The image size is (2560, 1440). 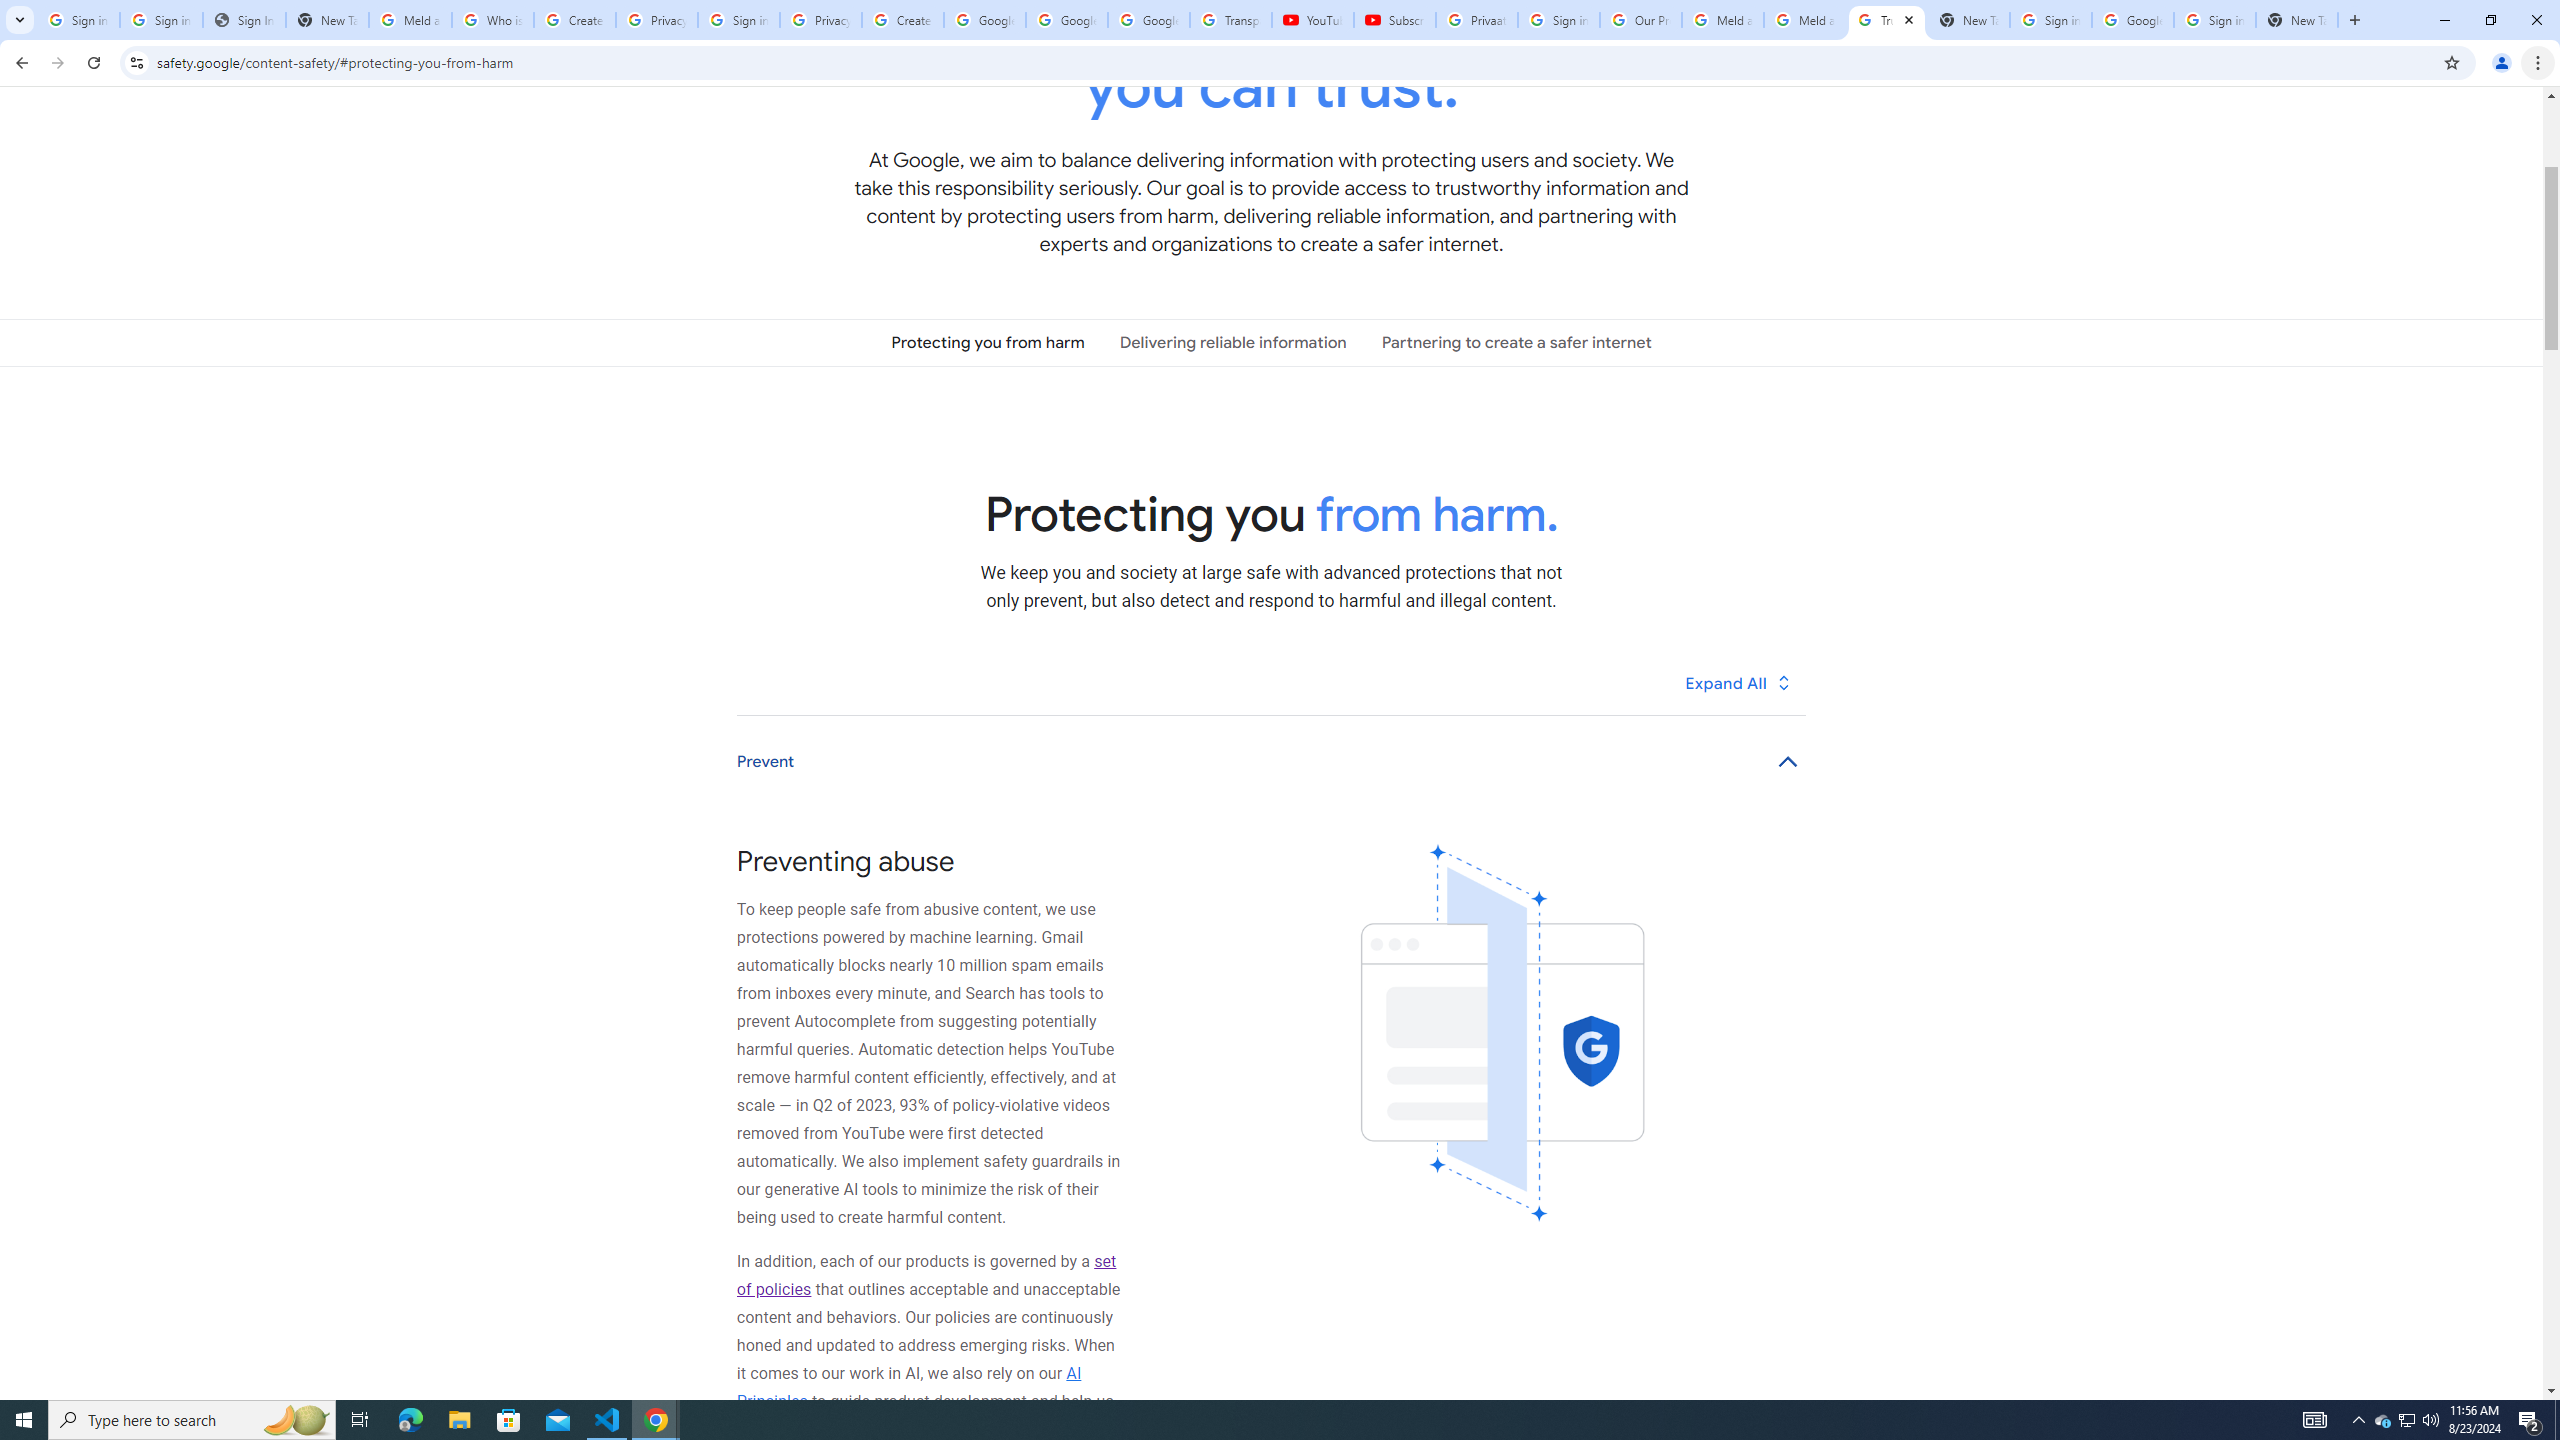 I want to click on 'Sign In - USA TODAY', so click(x=244, y=19).